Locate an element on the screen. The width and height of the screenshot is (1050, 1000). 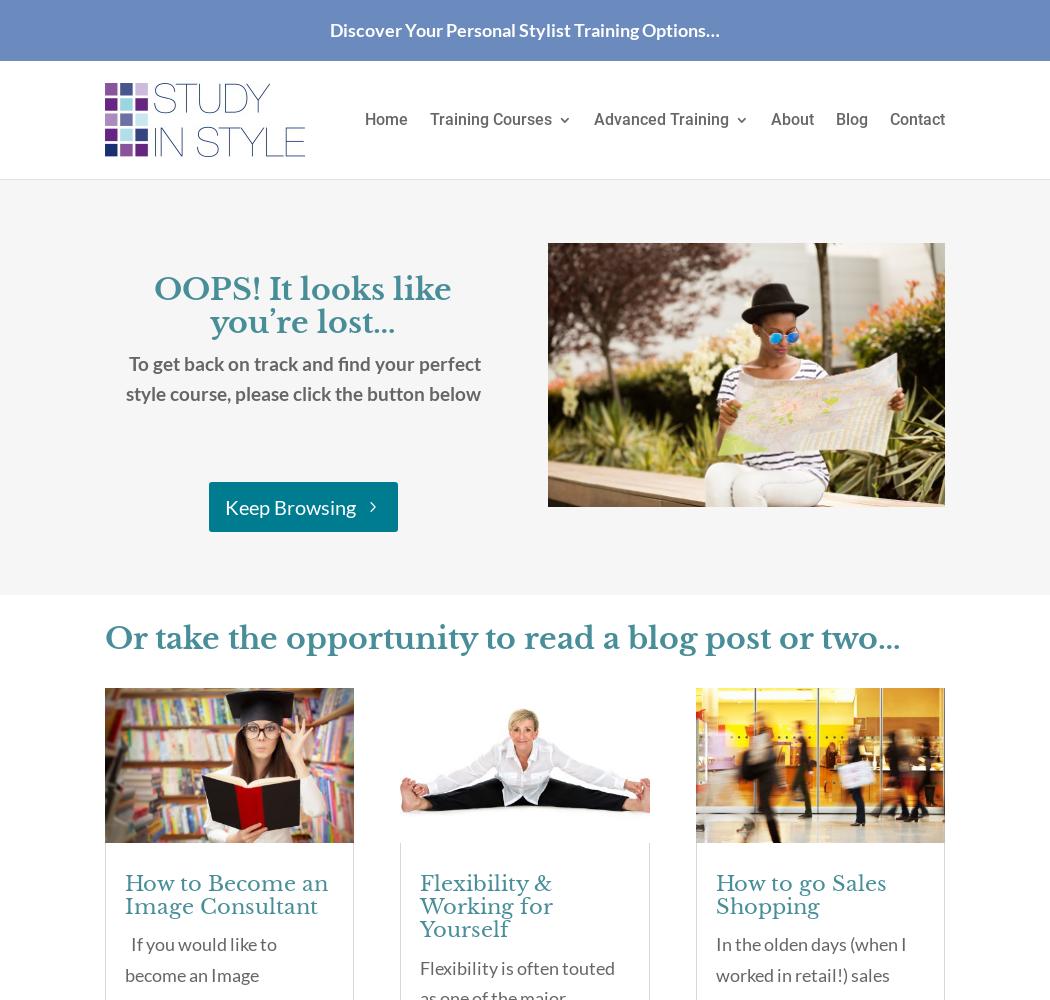
'Virtual Style Analysis' is located at coordinates (698, 237).